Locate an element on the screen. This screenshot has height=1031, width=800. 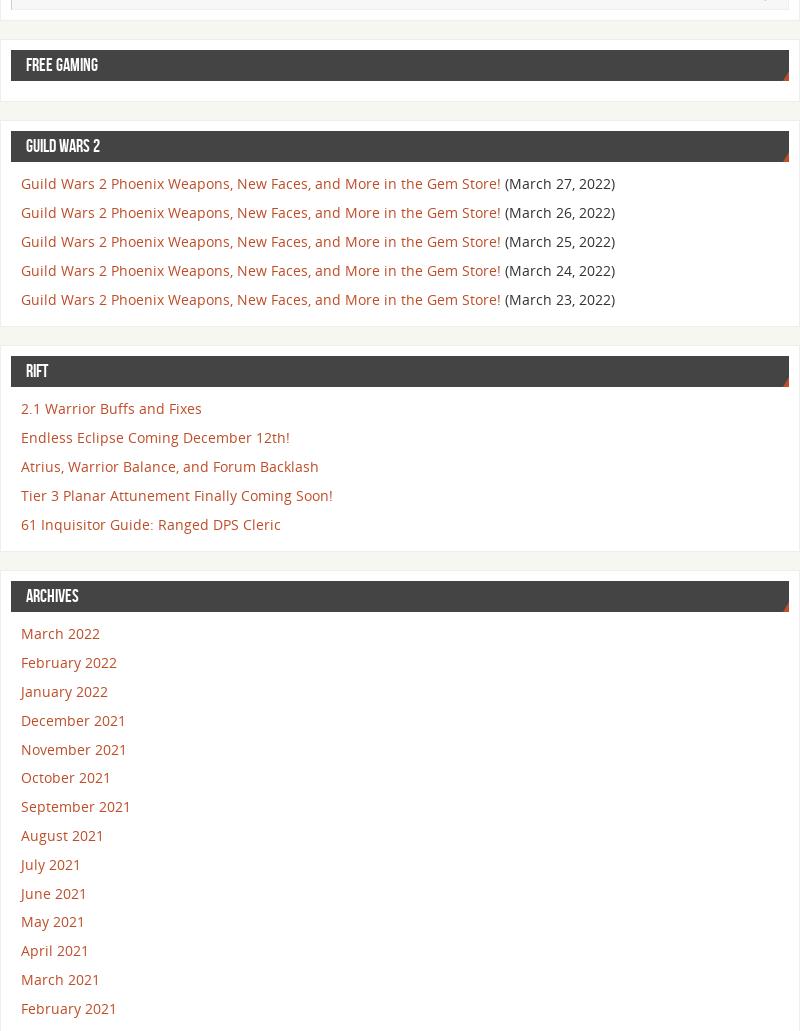
'(March 24, 2022)' is located at coordinates (560, 269).